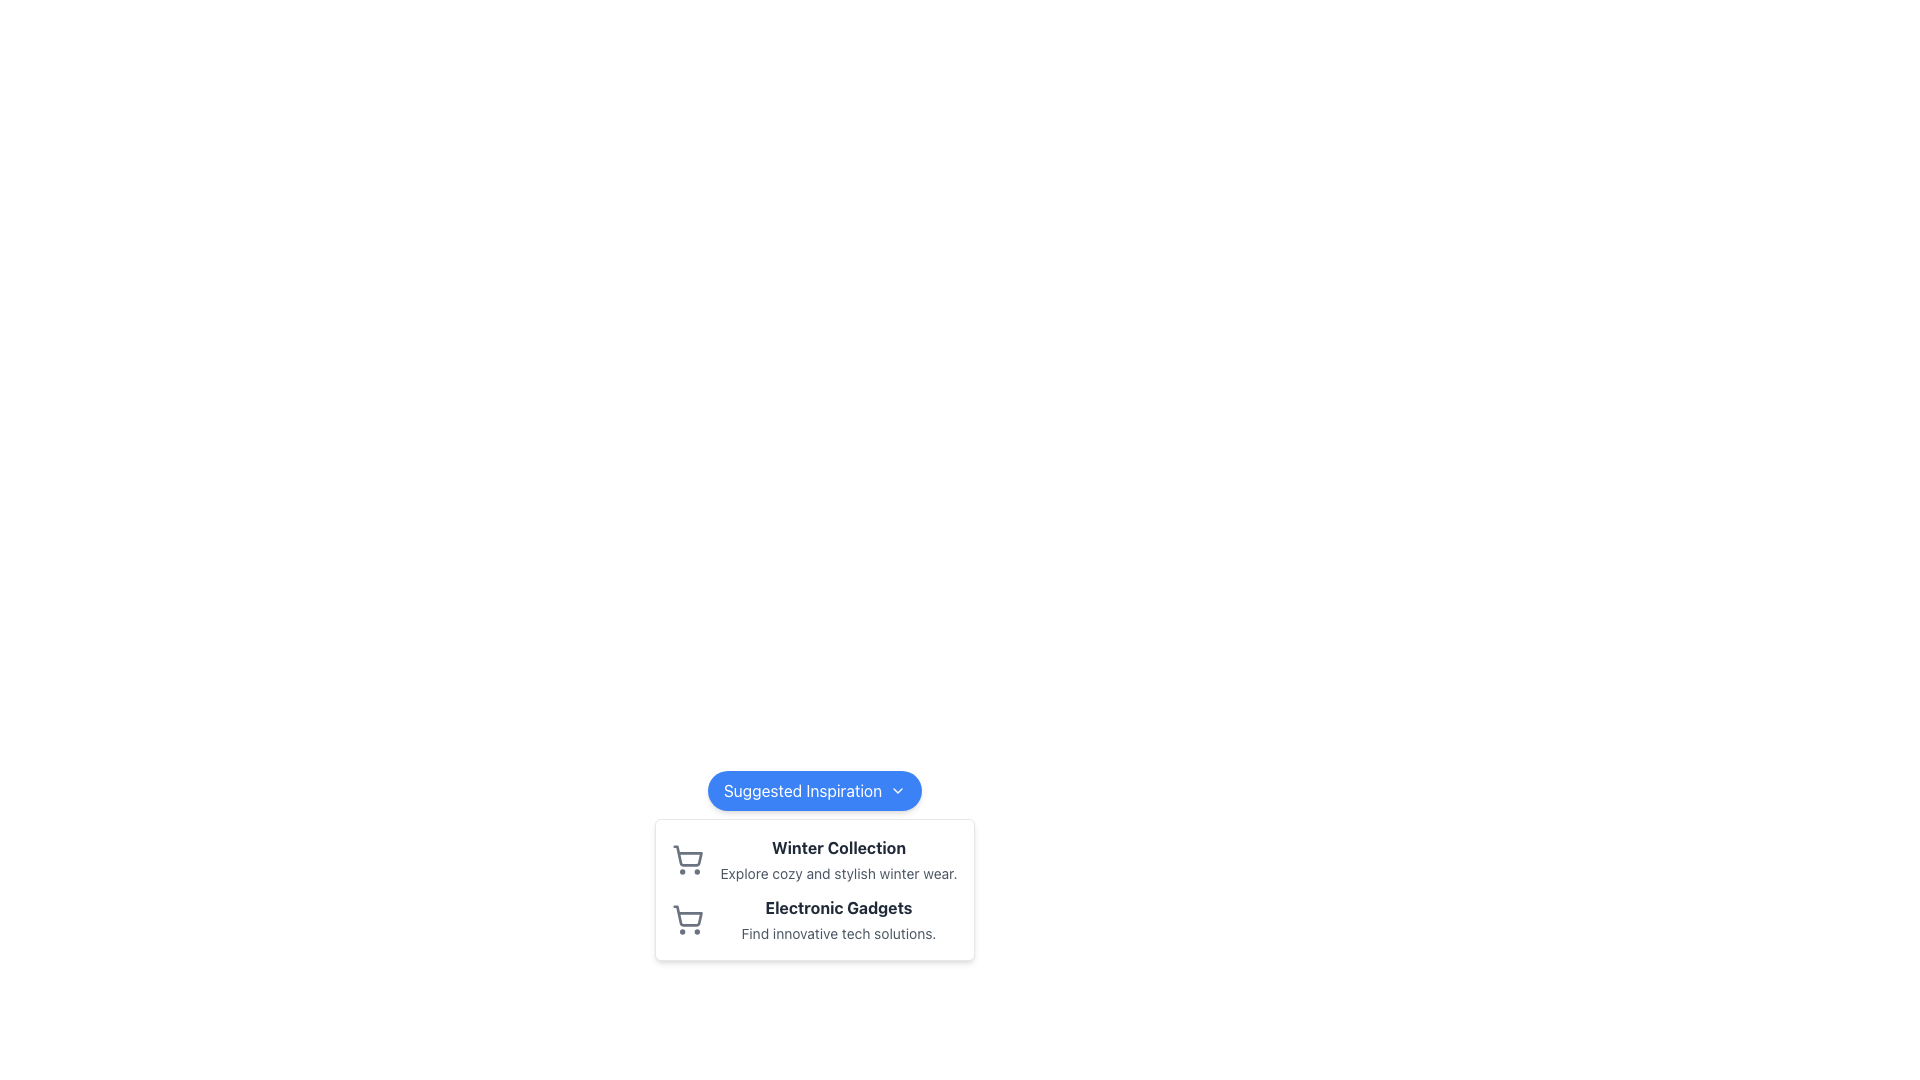 This screenshot has height=1080, width=1920. Describe the element at coordinates (687, 855) in the screenshot. I see `the shopping cart icon located in the dropdown panel` at that location.